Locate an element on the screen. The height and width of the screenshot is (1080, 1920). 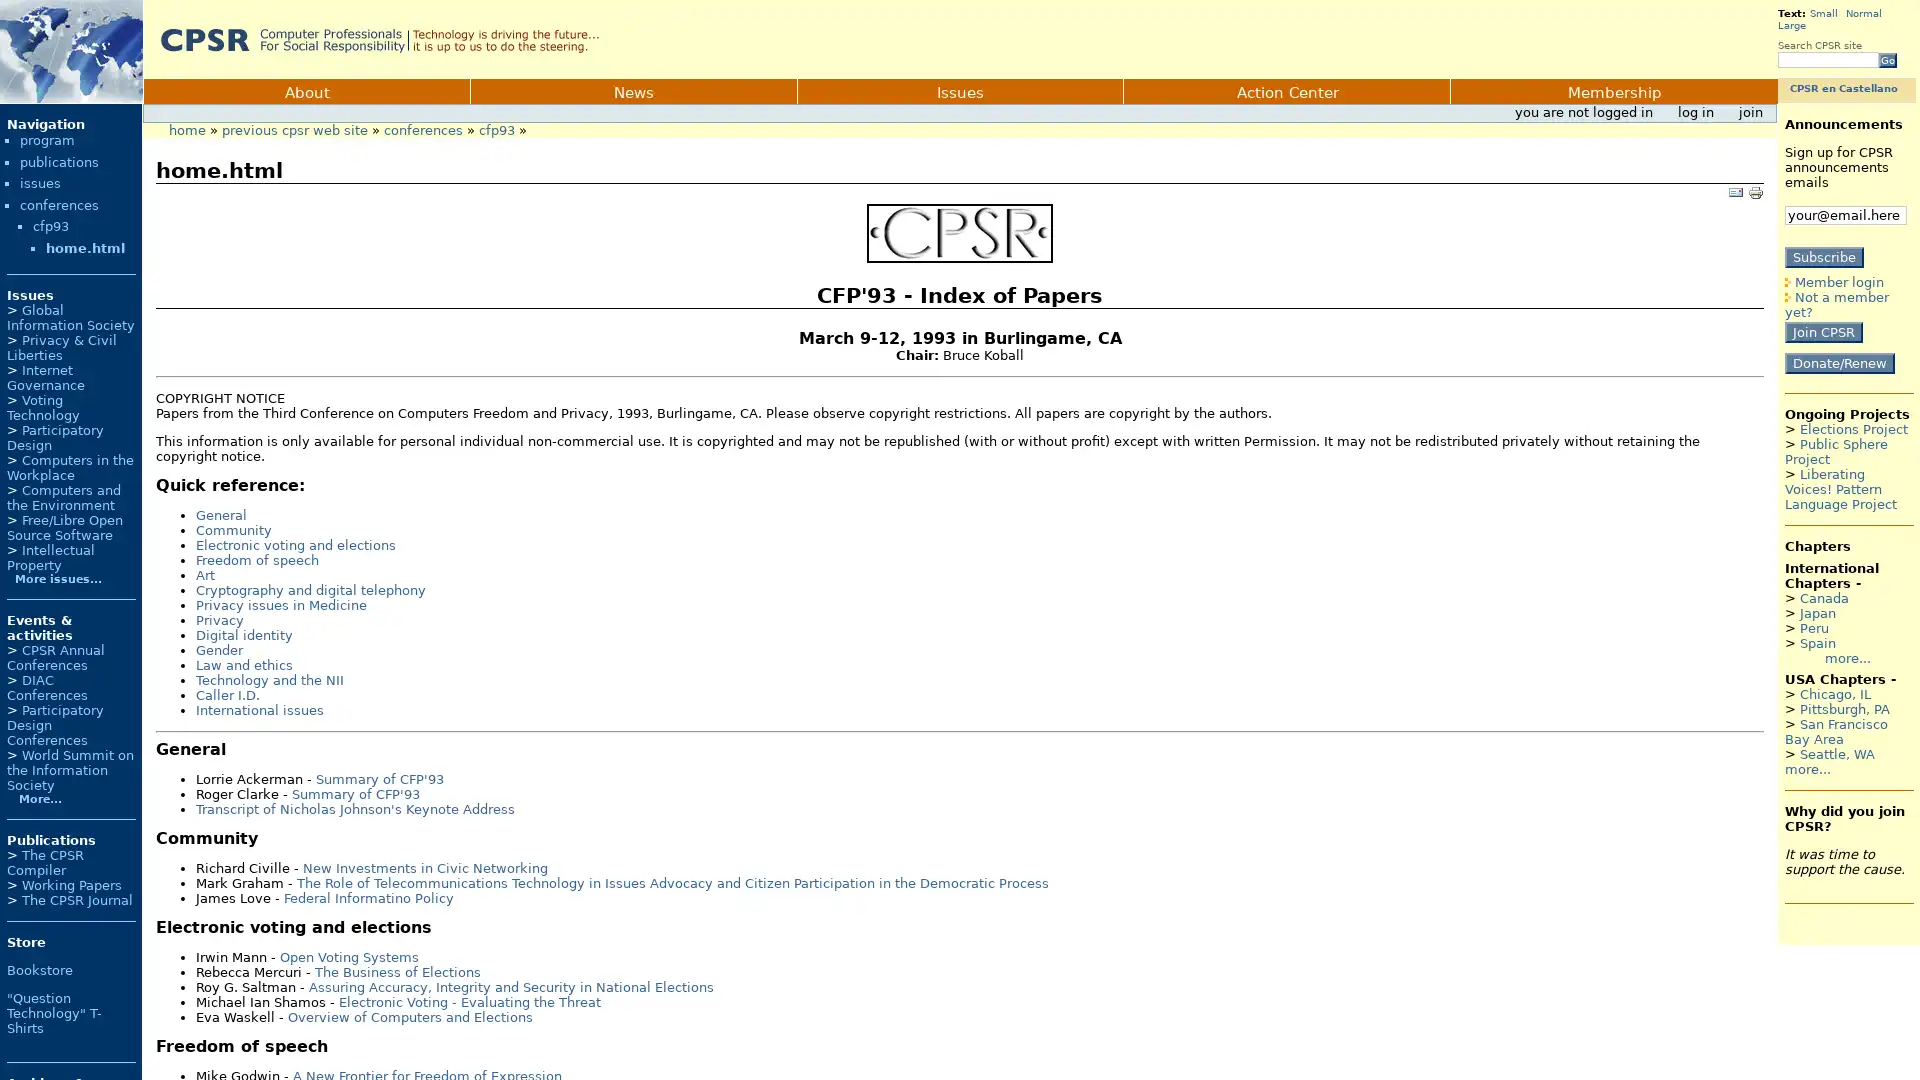
Subscribe is located at coordinates (1823, 255).